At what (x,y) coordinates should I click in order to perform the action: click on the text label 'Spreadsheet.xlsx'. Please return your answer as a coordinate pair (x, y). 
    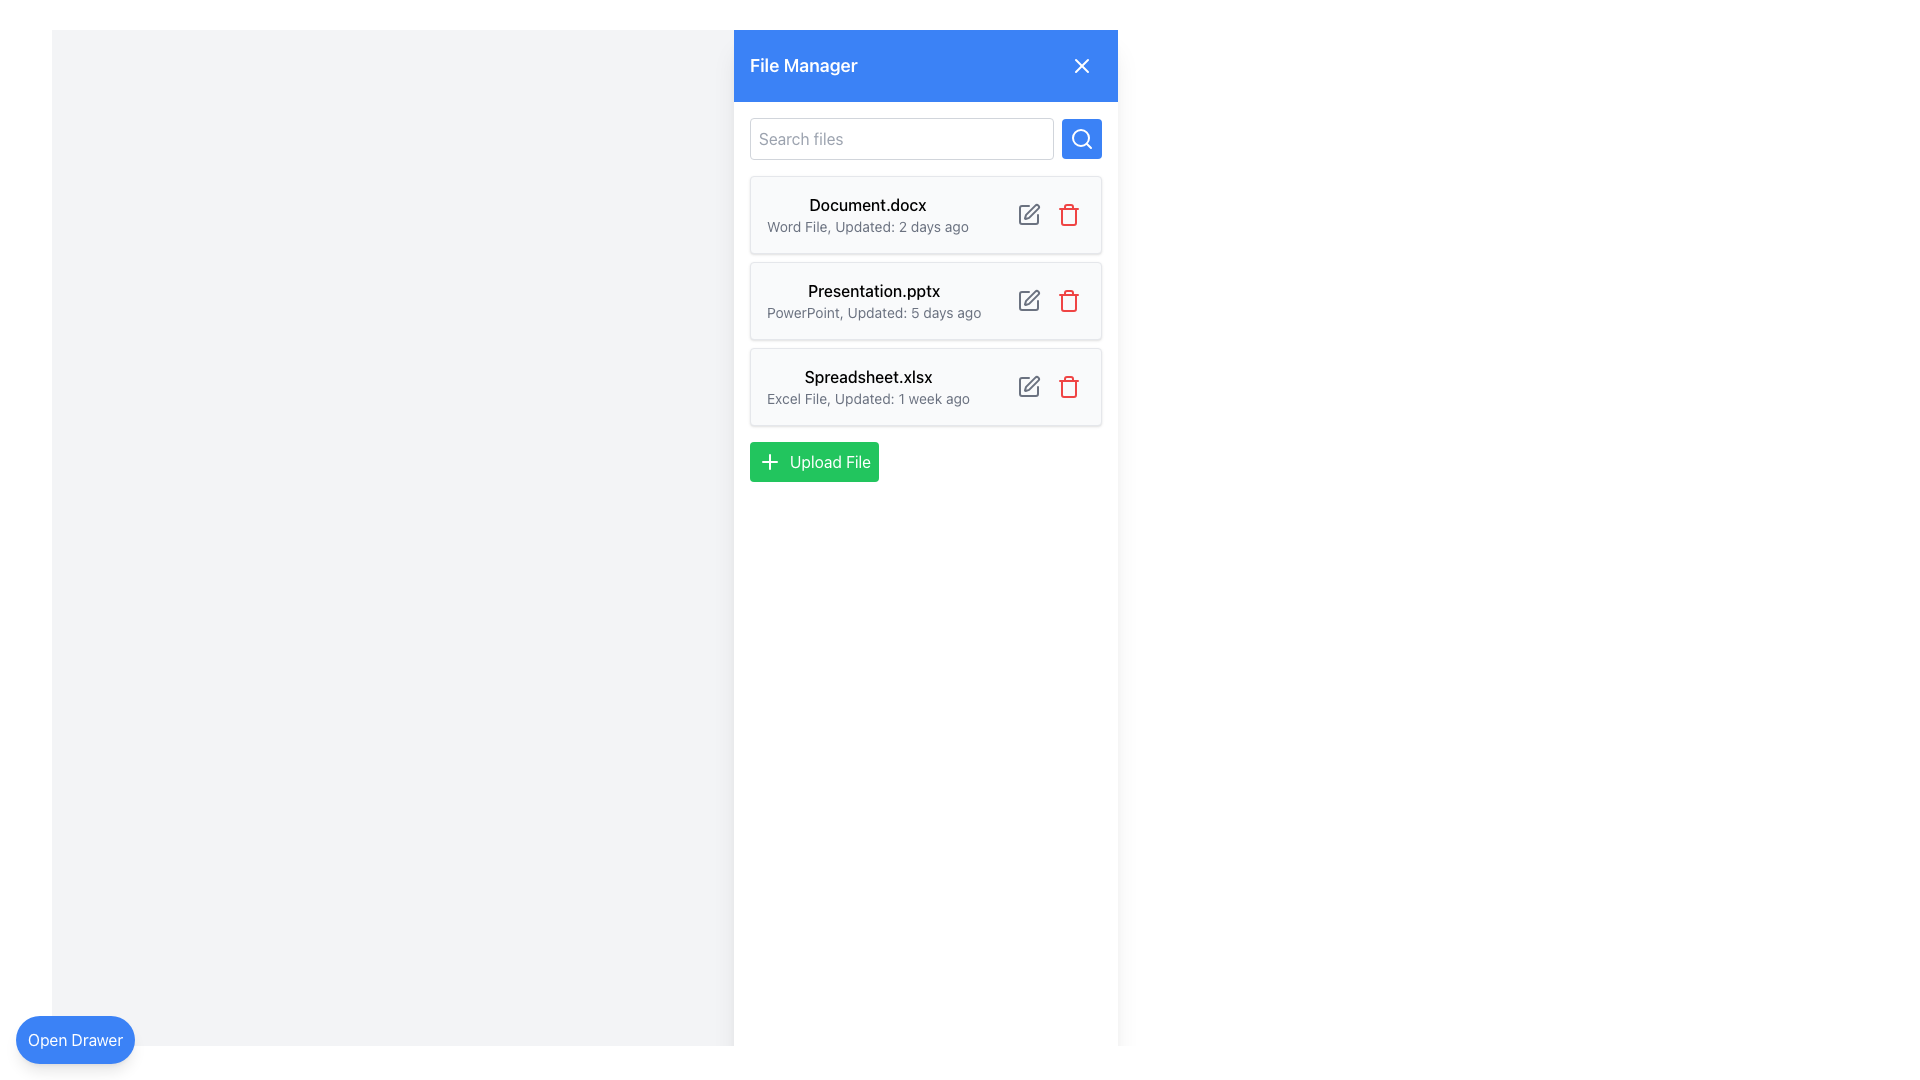
    Looking at the image, I should click on (868, 377).